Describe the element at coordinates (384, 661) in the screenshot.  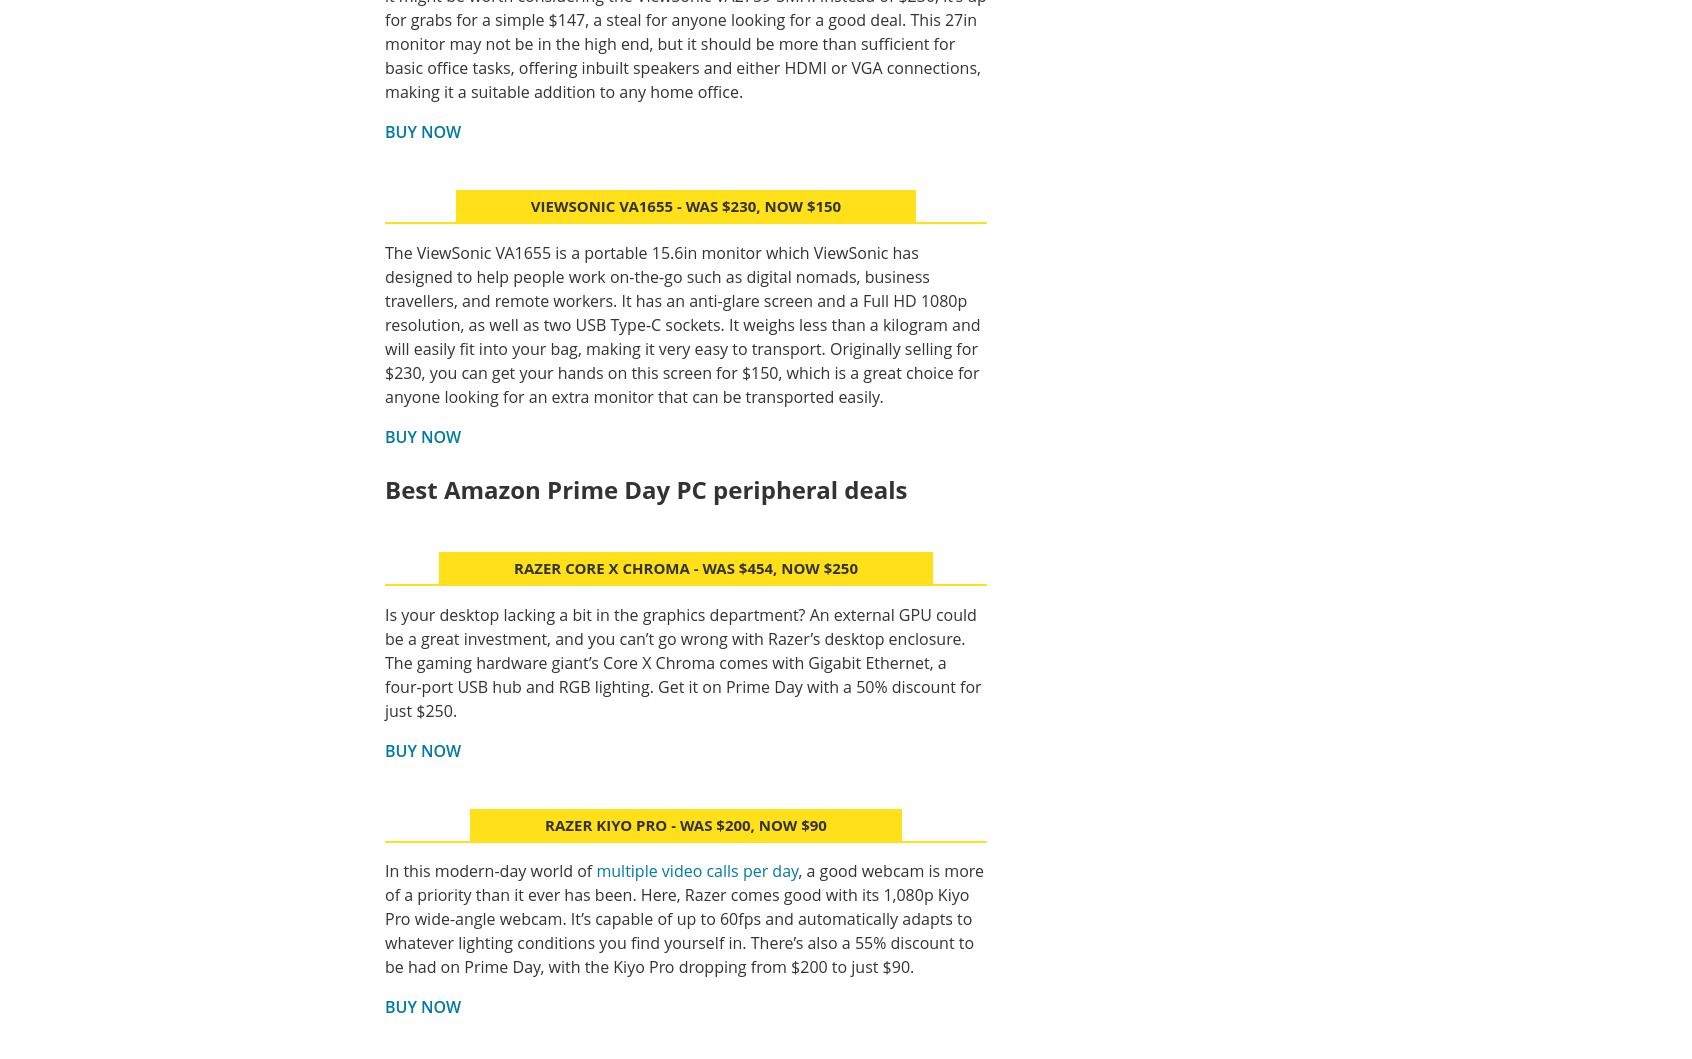
I see `'Is your desktop lacking a bit in the graphics department? An external GPU could be a great investment, and you can’t go wrong with Razer’s desktop enclosure. The gaming hardware giant’s Core X Chroma comes with Gigabit Ethernet, a four-port USB hub and RGB lighting. Get it on Prime Day with a 50% discount for just $250.'` at that location.